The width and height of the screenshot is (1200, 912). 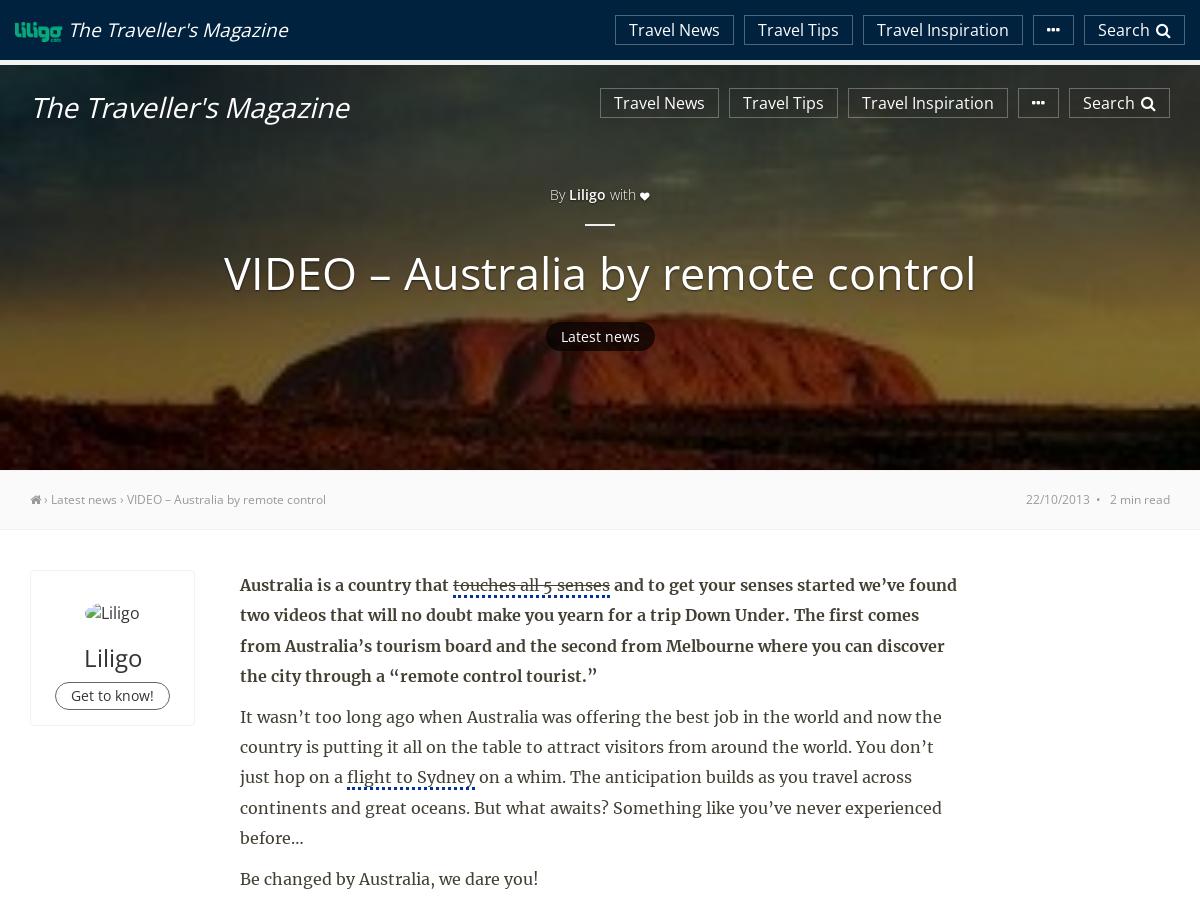 What do you see at coordinates (530, 583) in the screenshot?
I see `'touches all 5 senses'` at bounding box center [530, 583].